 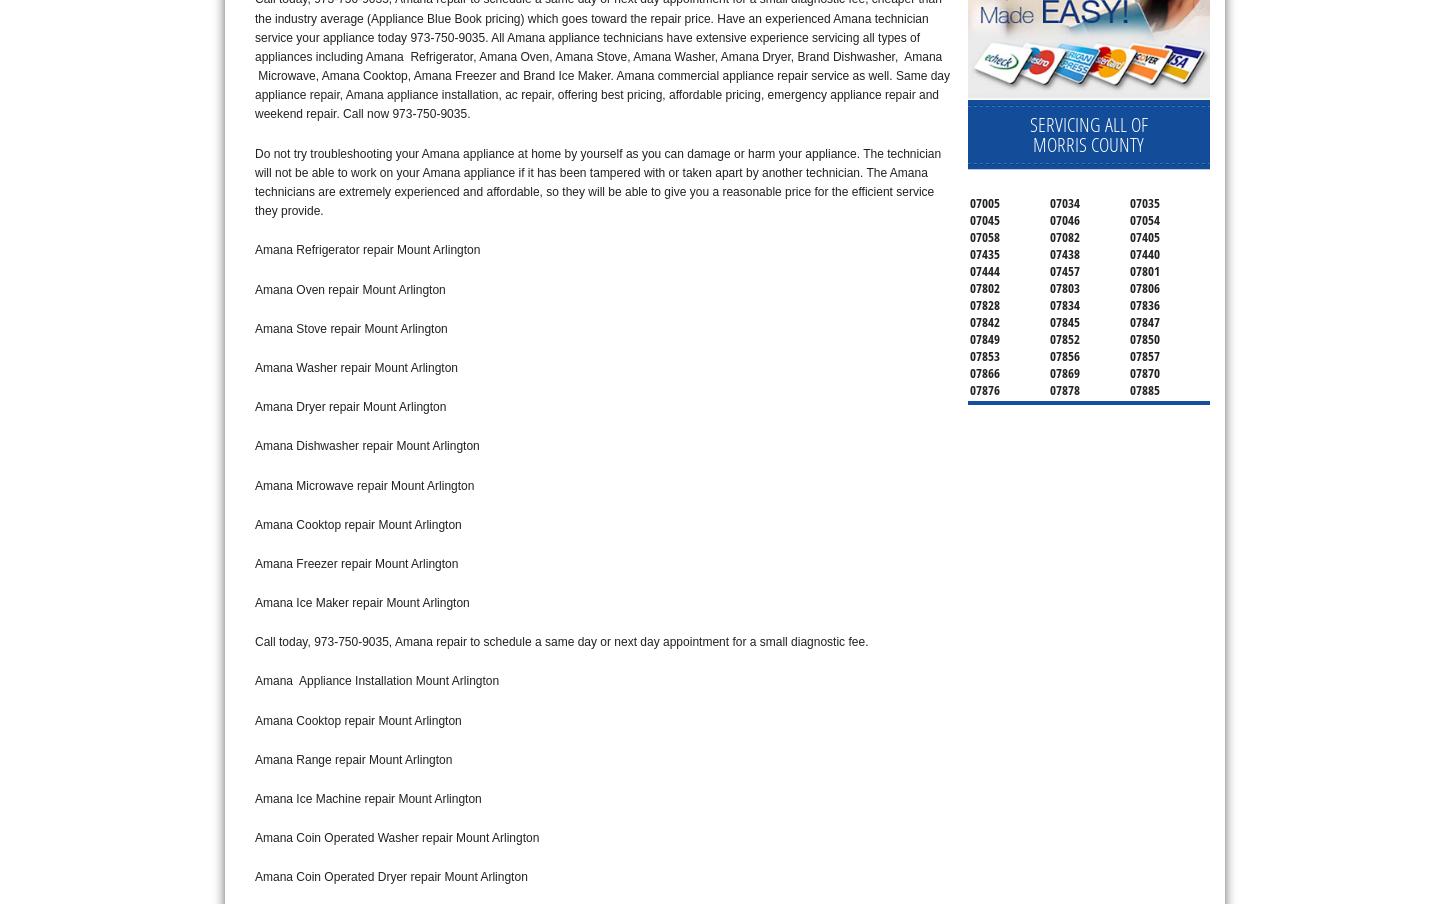 What do you see at coordinates (1144, 387) in the screenshot?
I see `'07885'` at bounding box center [1144, 387].